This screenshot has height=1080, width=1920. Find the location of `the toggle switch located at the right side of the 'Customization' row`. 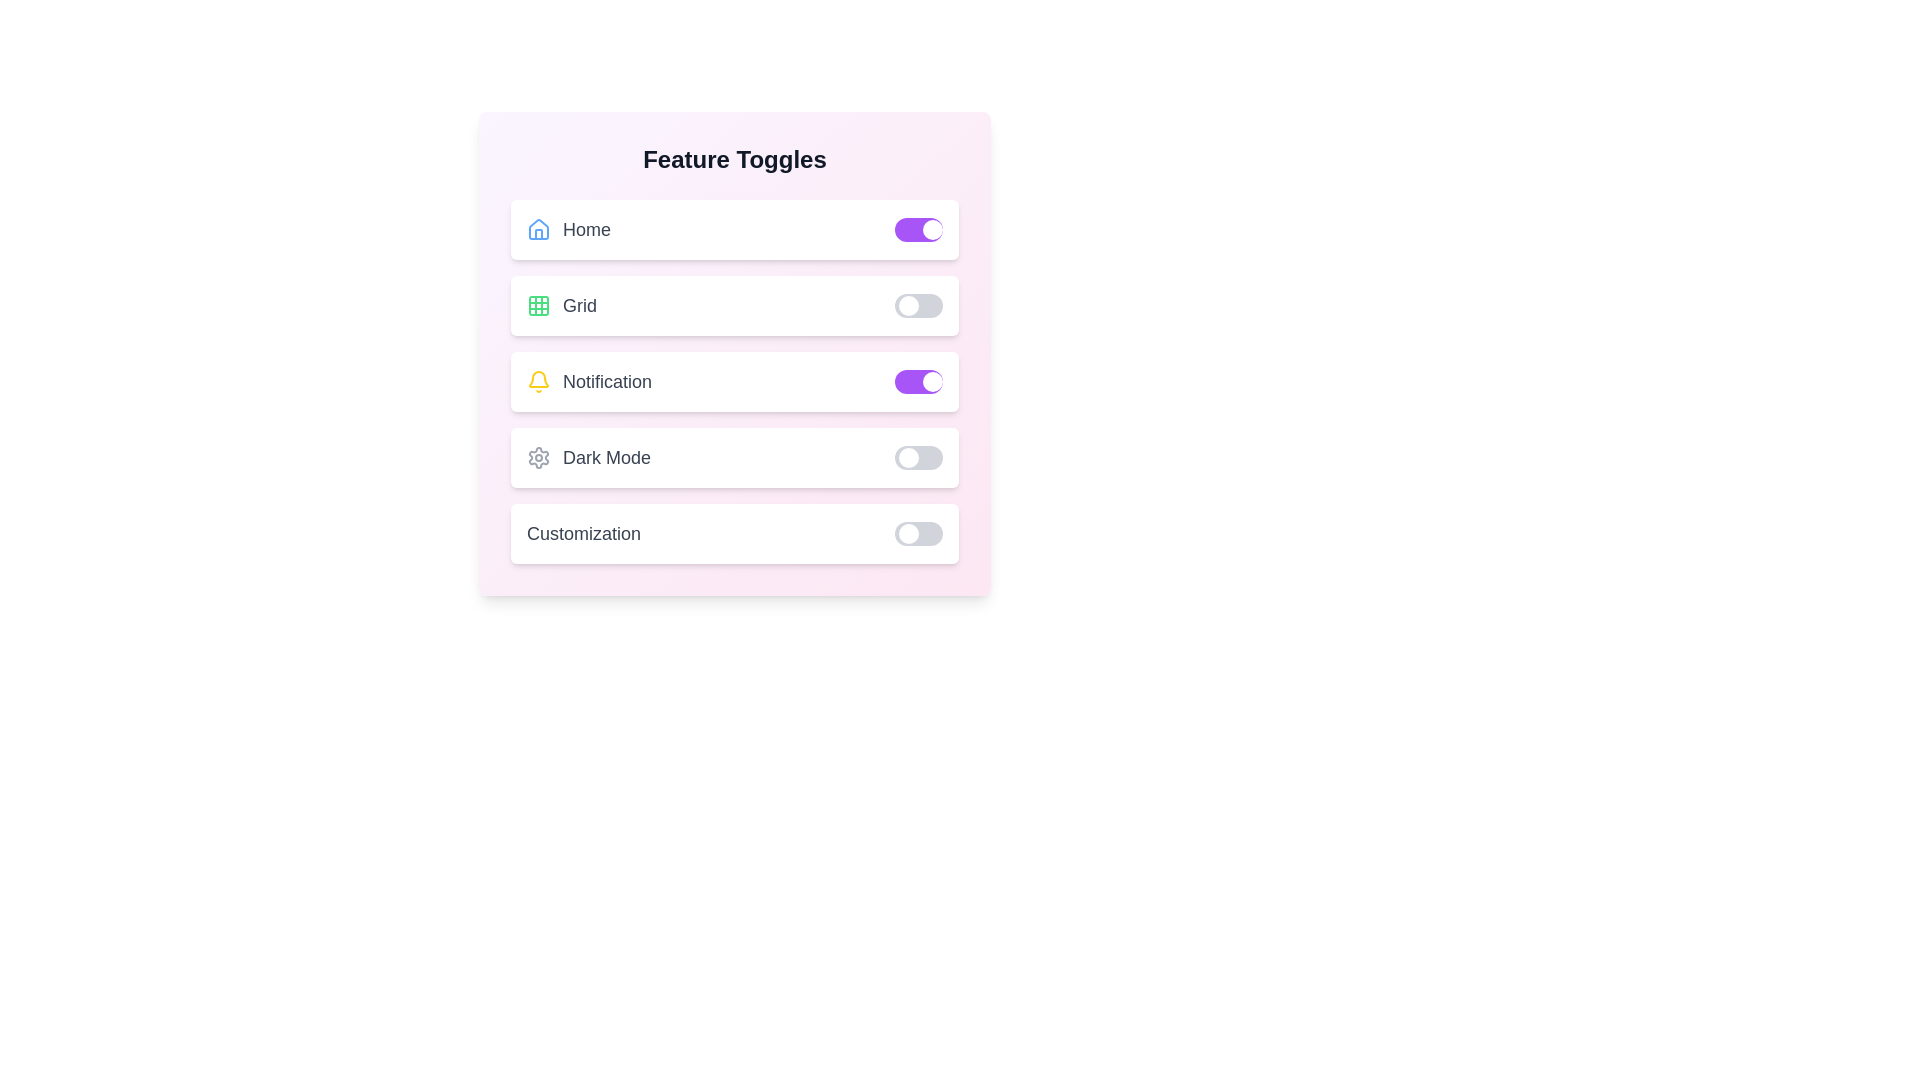

the toggle switch located at the right side of the 'Customization' row is located at coordinates (917, 532).